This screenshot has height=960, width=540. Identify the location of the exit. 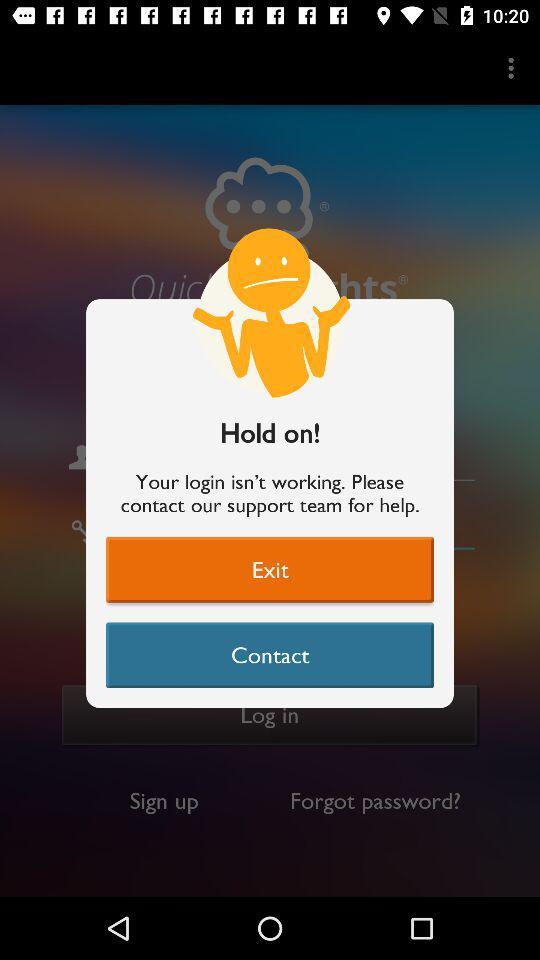
(270, 569).